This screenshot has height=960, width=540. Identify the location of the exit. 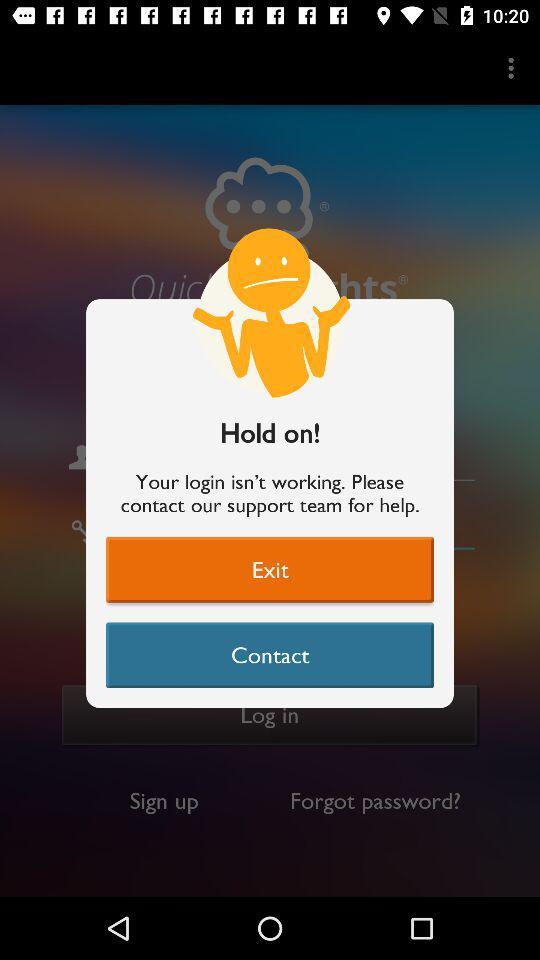
(270, 569).